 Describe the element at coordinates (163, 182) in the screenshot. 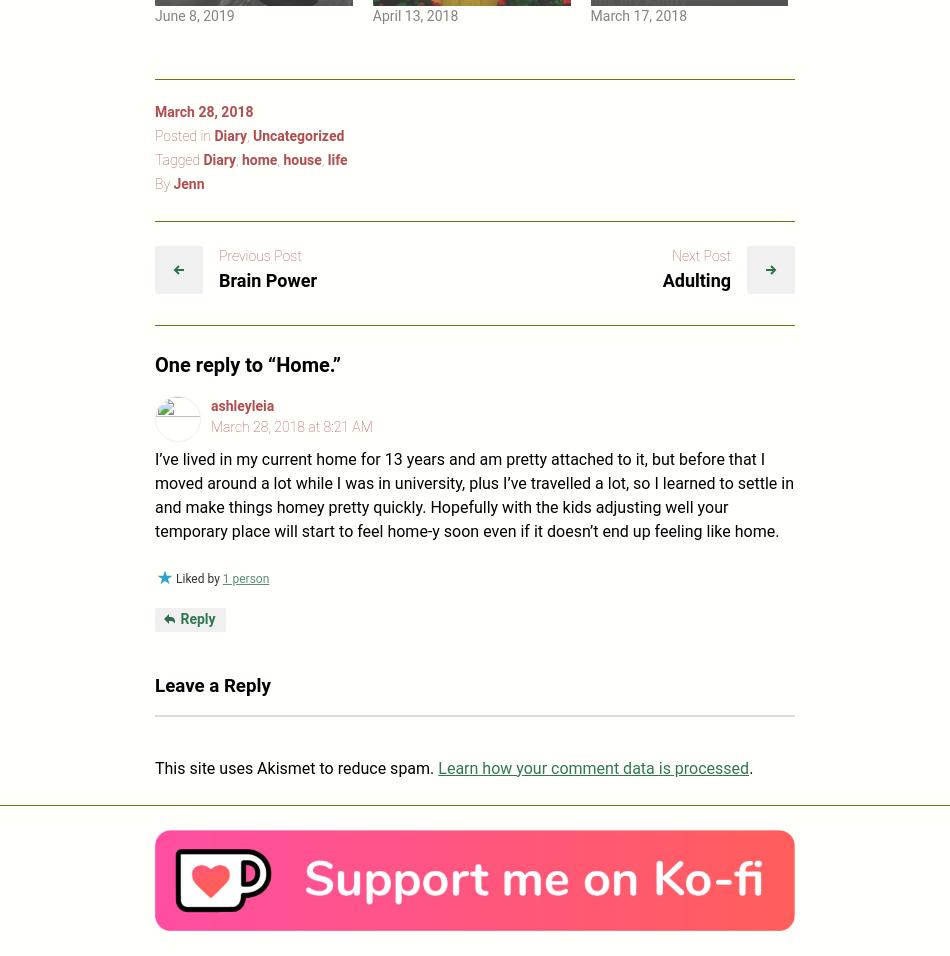

I see `'By'` at that location.